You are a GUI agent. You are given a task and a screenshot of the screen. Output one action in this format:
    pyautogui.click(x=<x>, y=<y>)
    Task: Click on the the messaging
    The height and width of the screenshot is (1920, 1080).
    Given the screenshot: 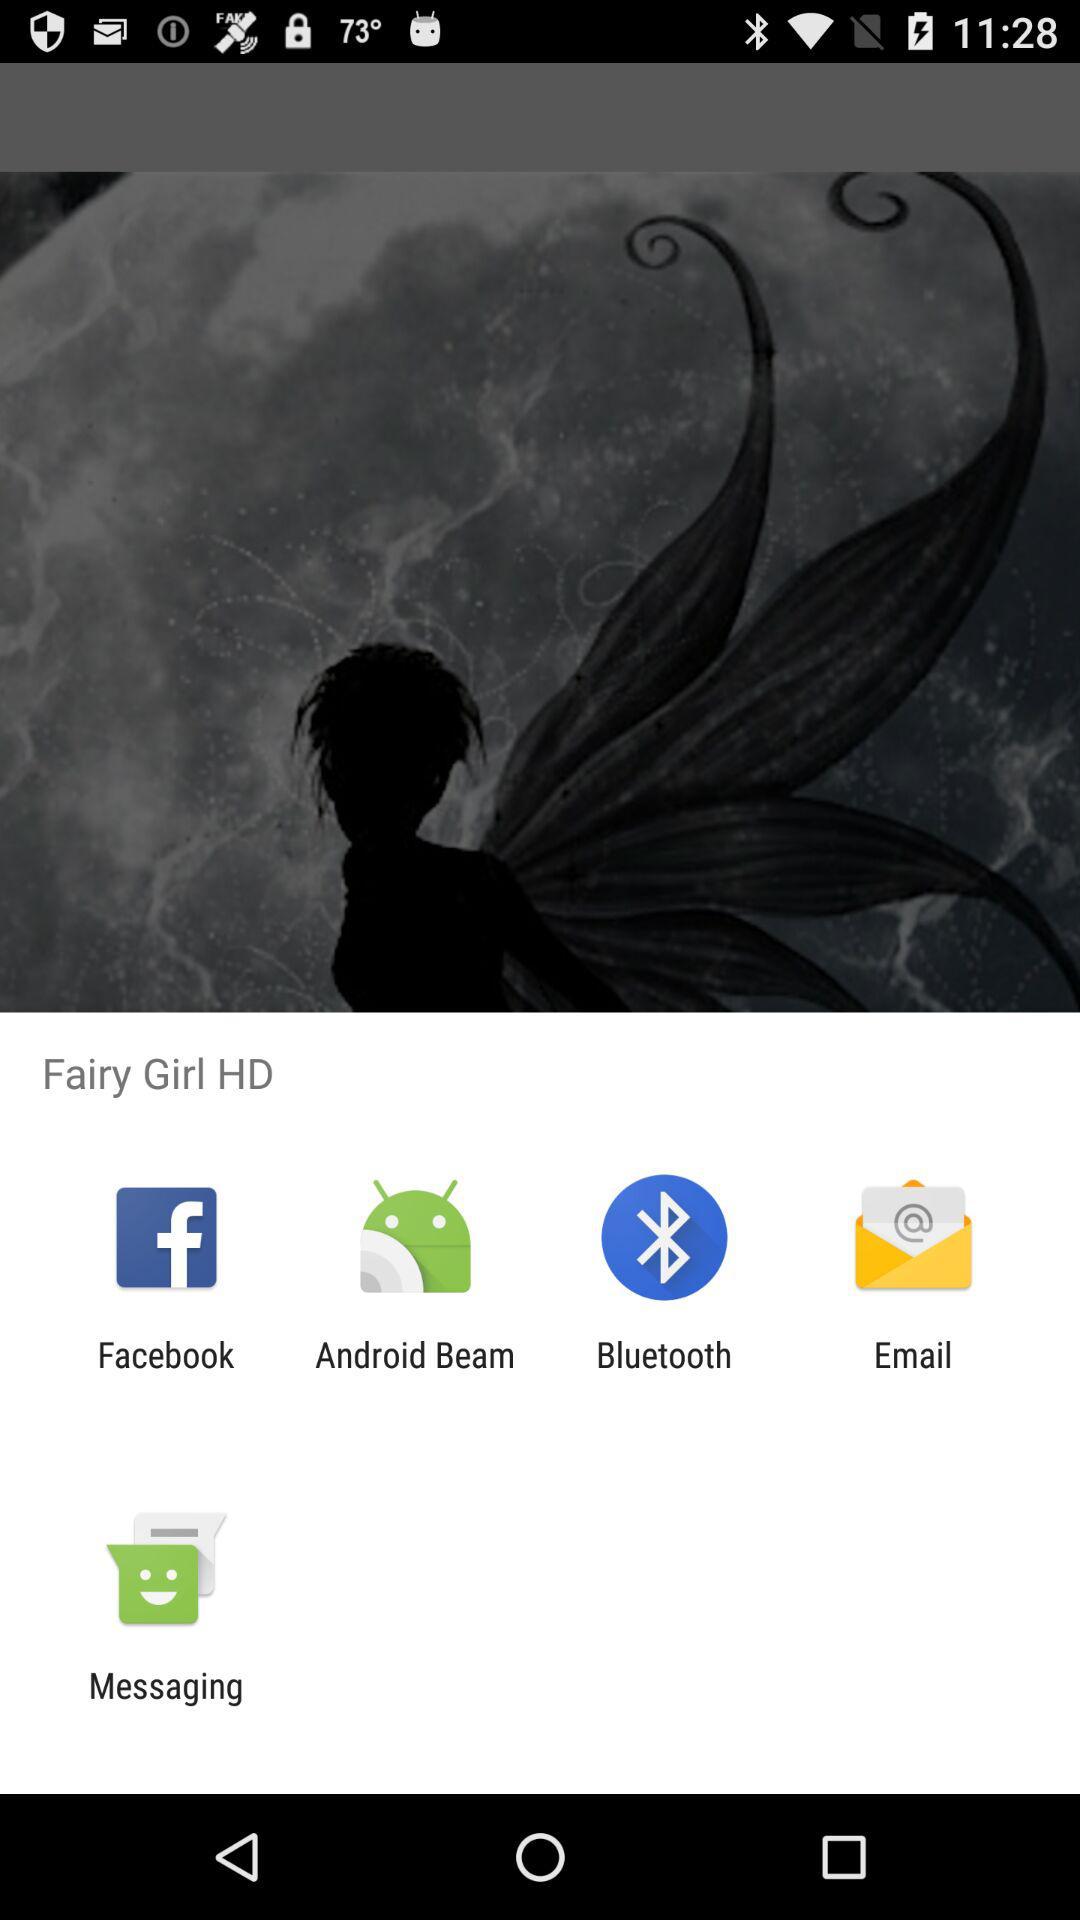 What is the action you would take?
    pyautogui.click(x=165, y=1705)
    